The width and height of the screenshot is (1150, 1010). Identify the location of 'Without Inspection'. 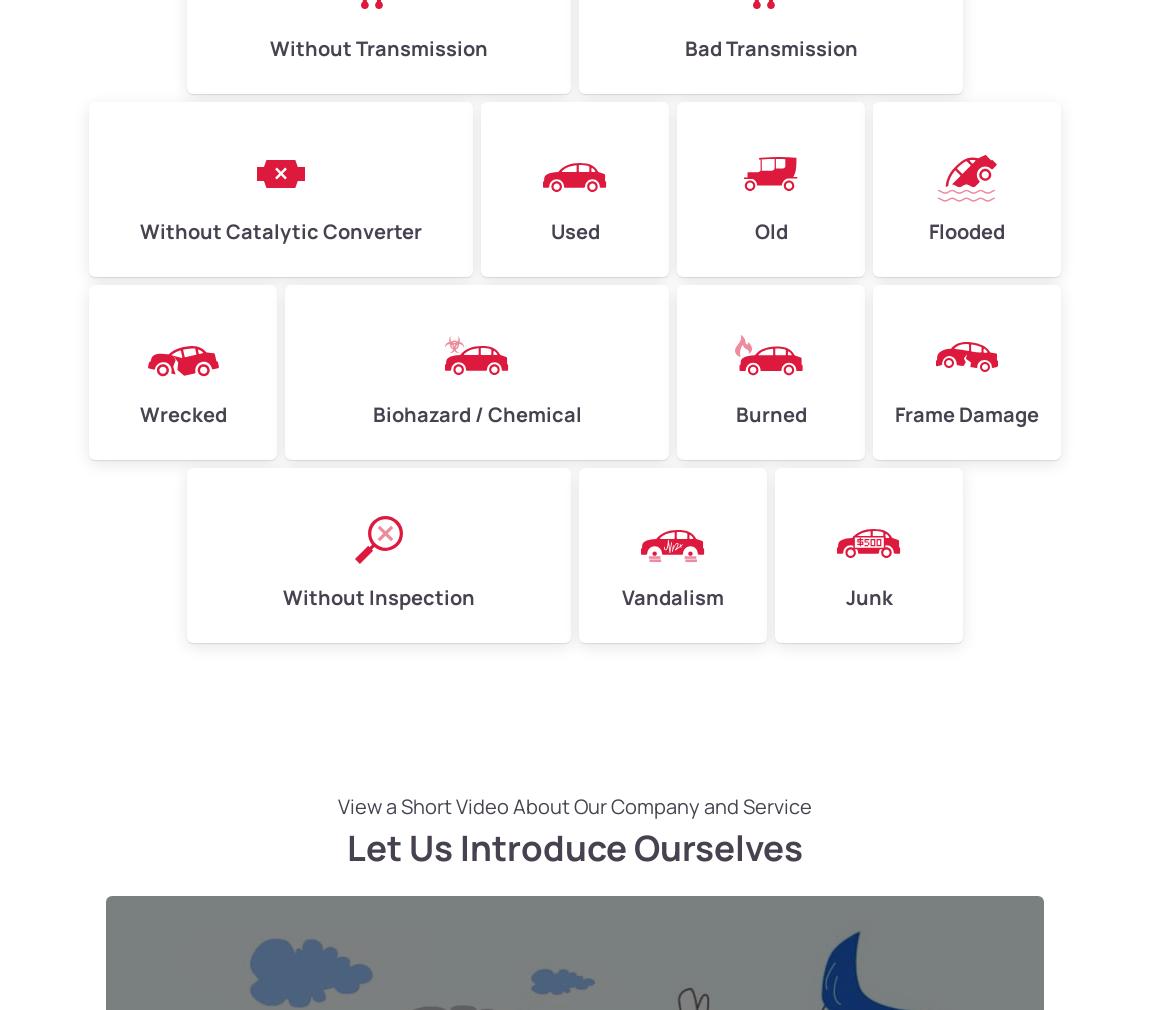
(379, 596).